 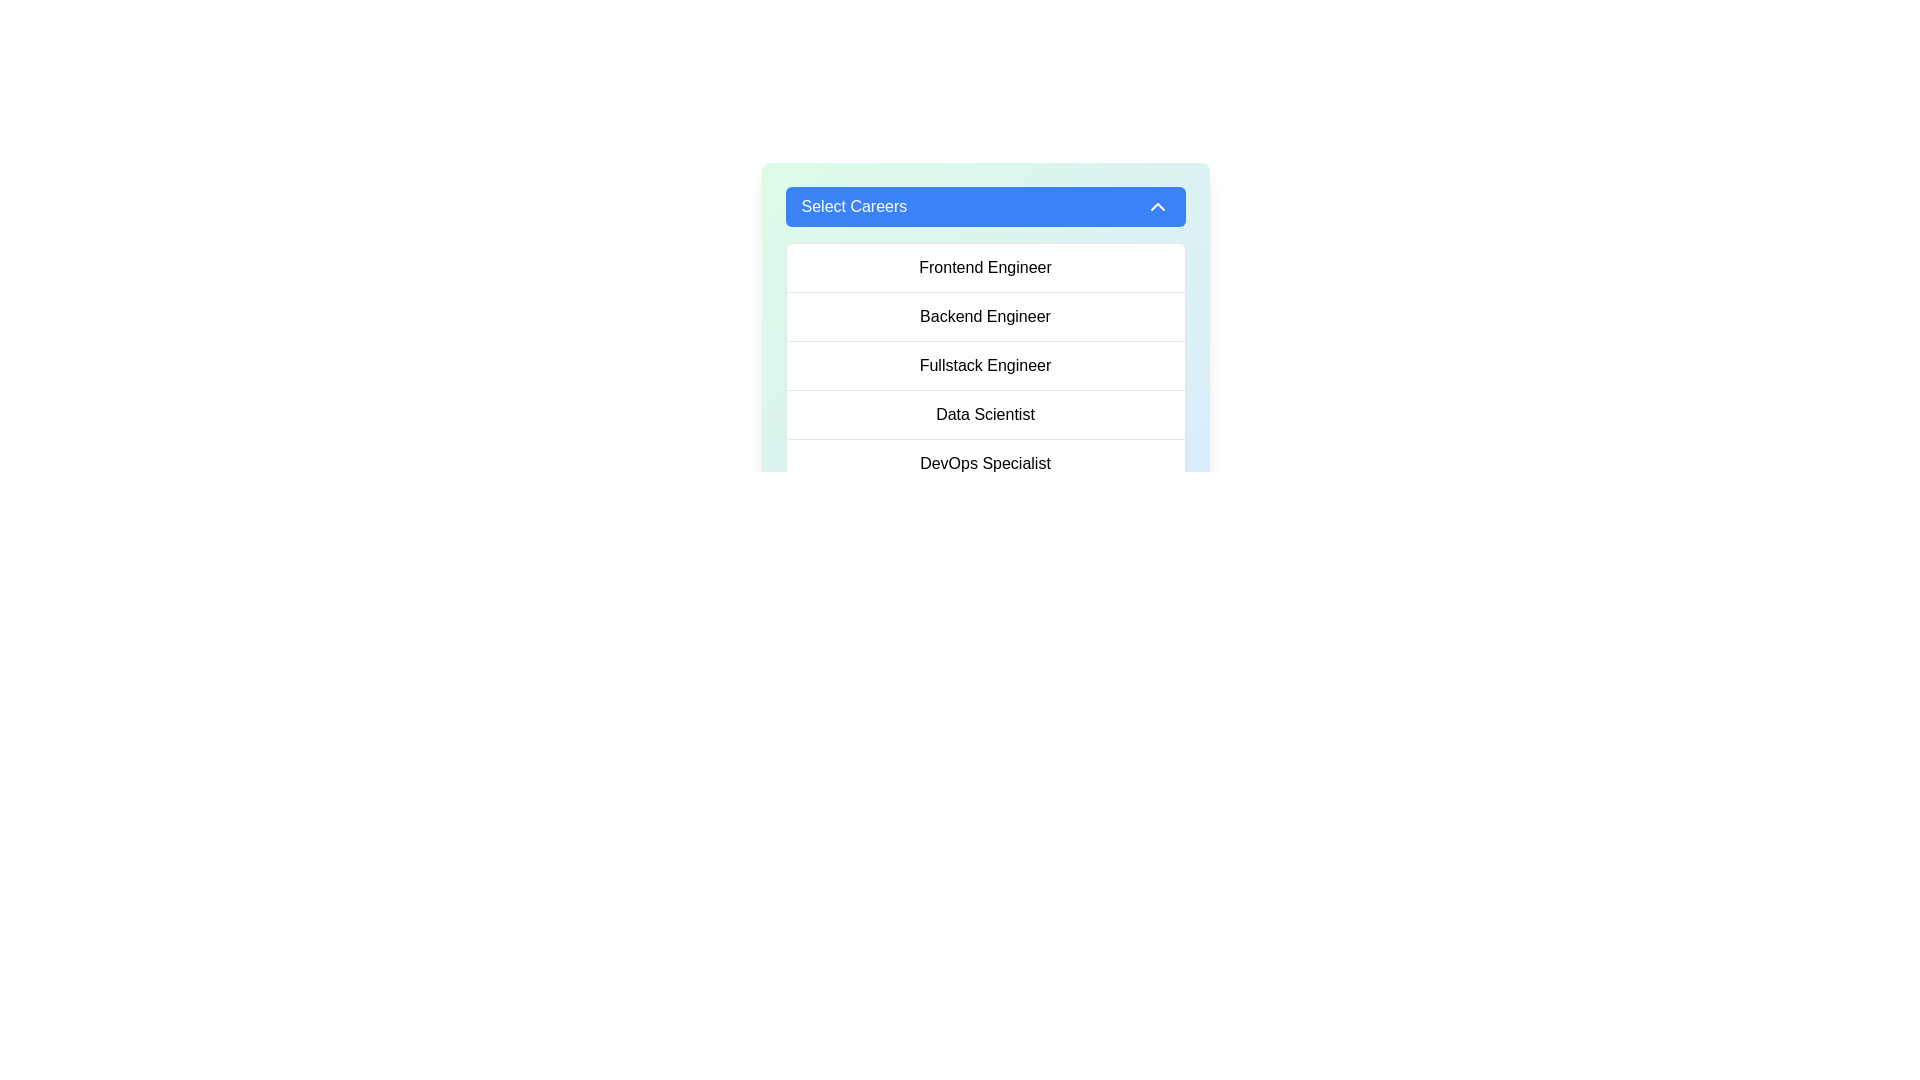 What do you see at coordinates (985, 463) in the screenshot?
I see `on the 'DevOps Specialist' option in the dropdown menu, which is the fifth item in the list, positioned below 'Data Scientist'` at bounding box center [985, 463].